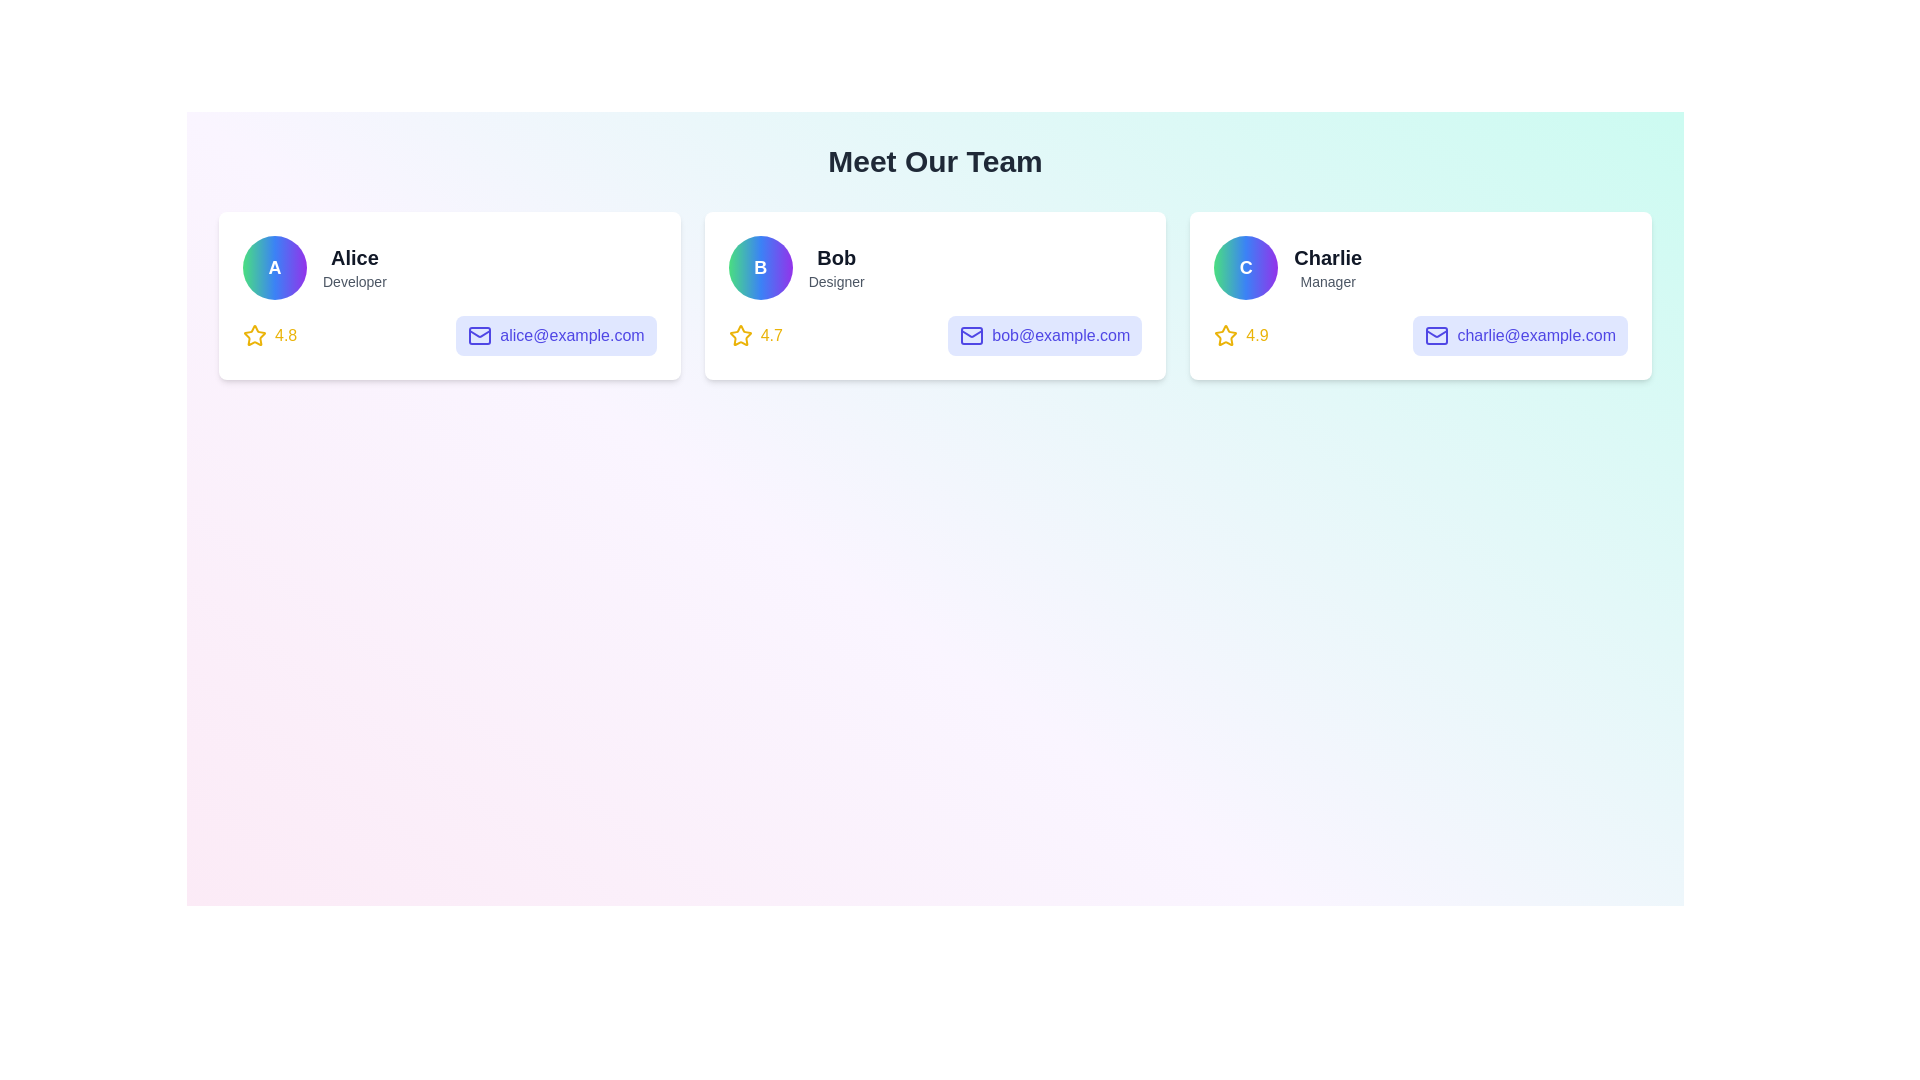  Describe the element at coordinates (1436, 334) in the screenshot. I see `the envelope icon located in the bottom-right corner of Charlie's card, next to the email address 'charlie@example.com'` at that location.